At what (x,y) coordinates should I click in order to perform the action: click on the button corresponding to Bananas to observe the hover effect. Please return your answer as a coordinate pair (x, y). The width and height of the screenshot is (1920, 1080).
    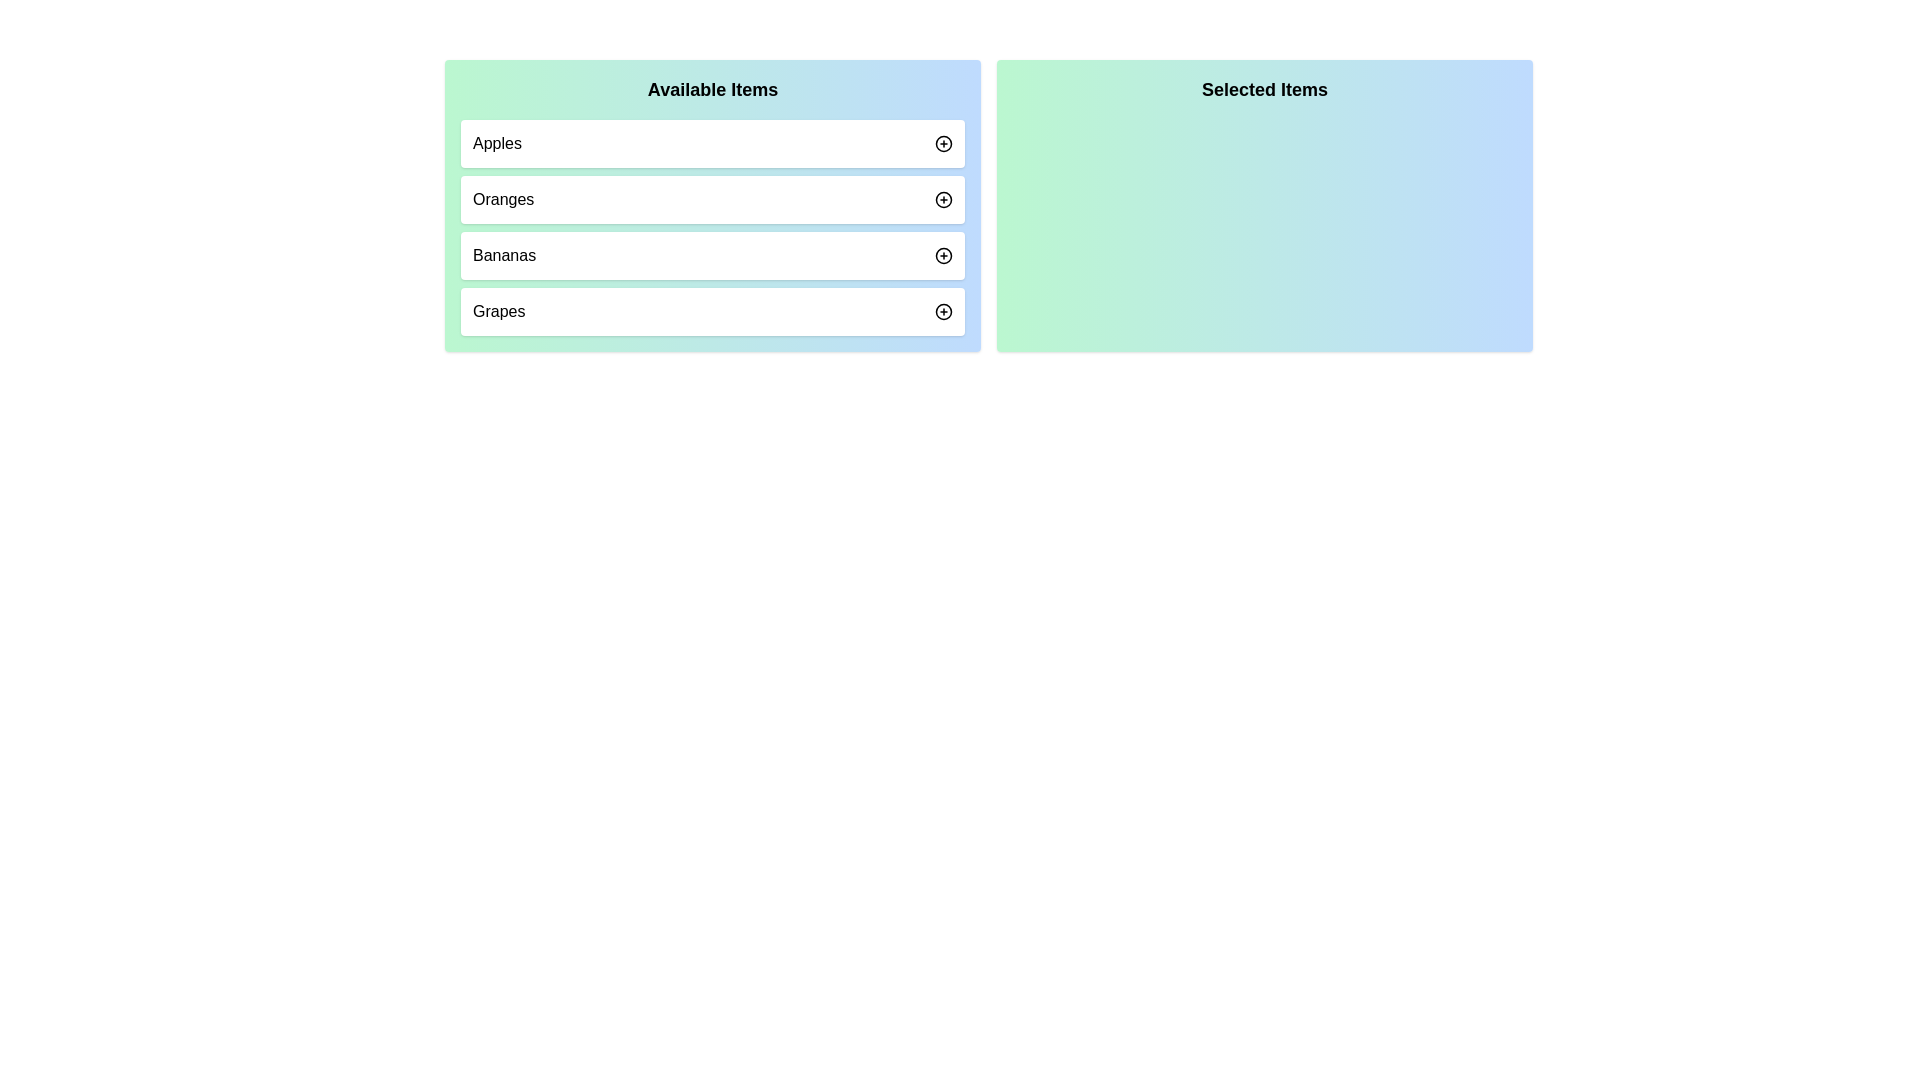
    Looking at the image, I should click on (943, 254).